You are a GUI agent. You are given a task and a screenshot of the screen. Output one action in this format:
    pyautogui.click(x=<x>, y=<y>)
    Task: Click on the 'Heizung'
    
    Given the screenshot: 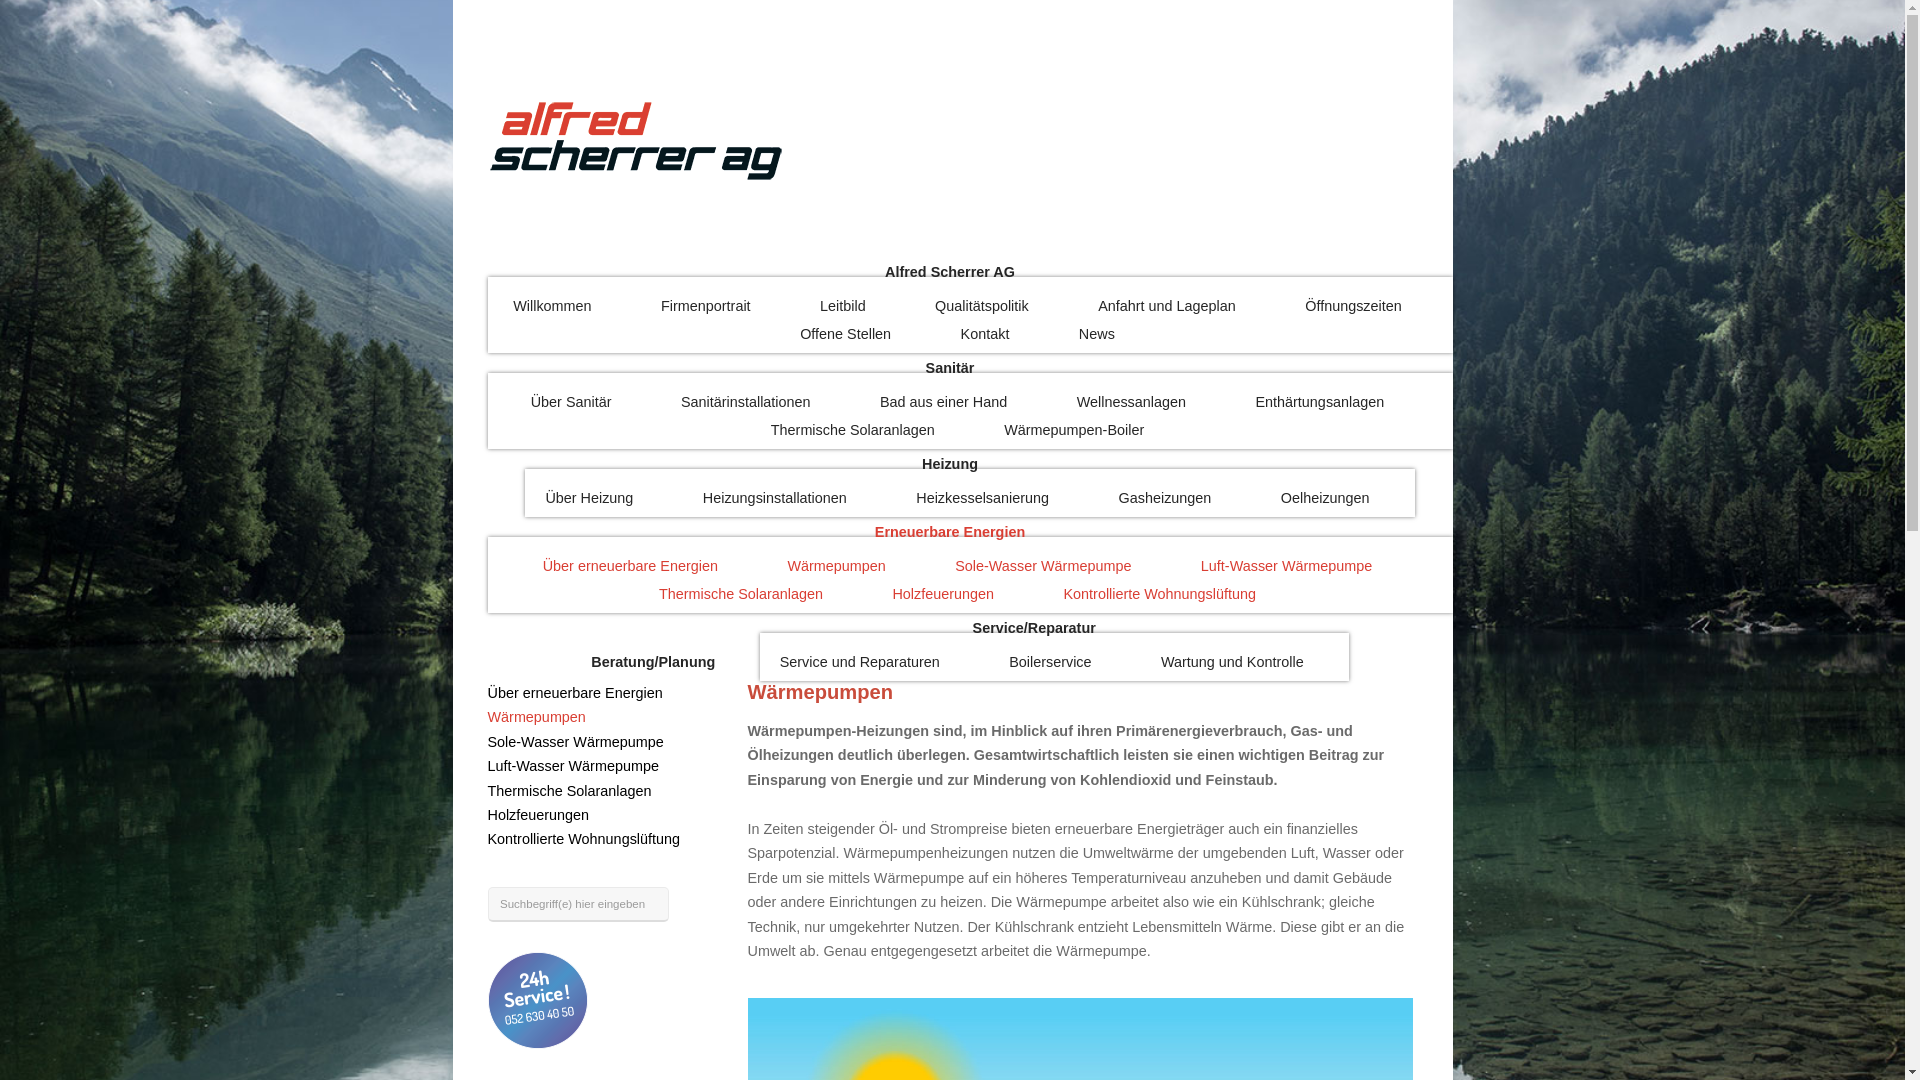 What is the action you would take?
    pyautogui.click(x=920, y=463)
    